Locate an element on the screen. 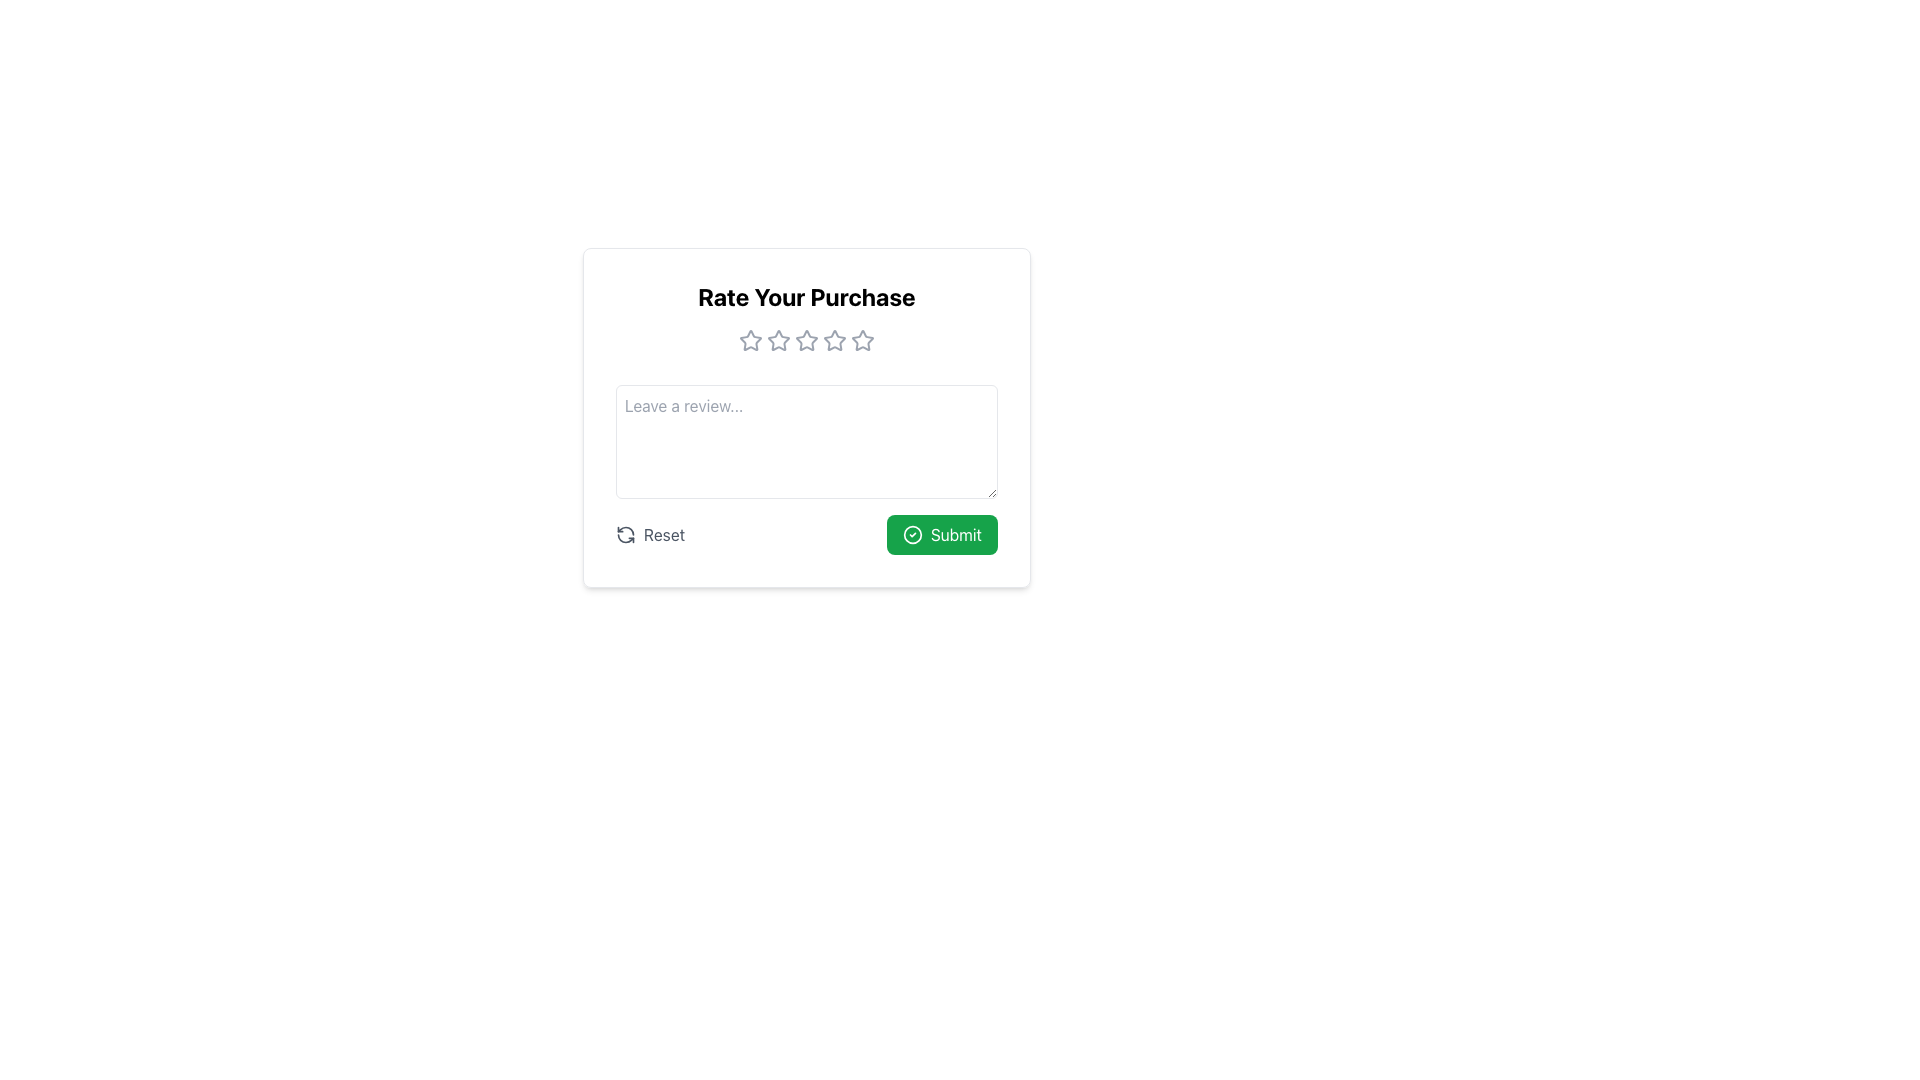 The image size is (1920, 1080). the second star icon in the rating stars below the 'Rate Your Purchase' title is located at coordinates (777, 339).